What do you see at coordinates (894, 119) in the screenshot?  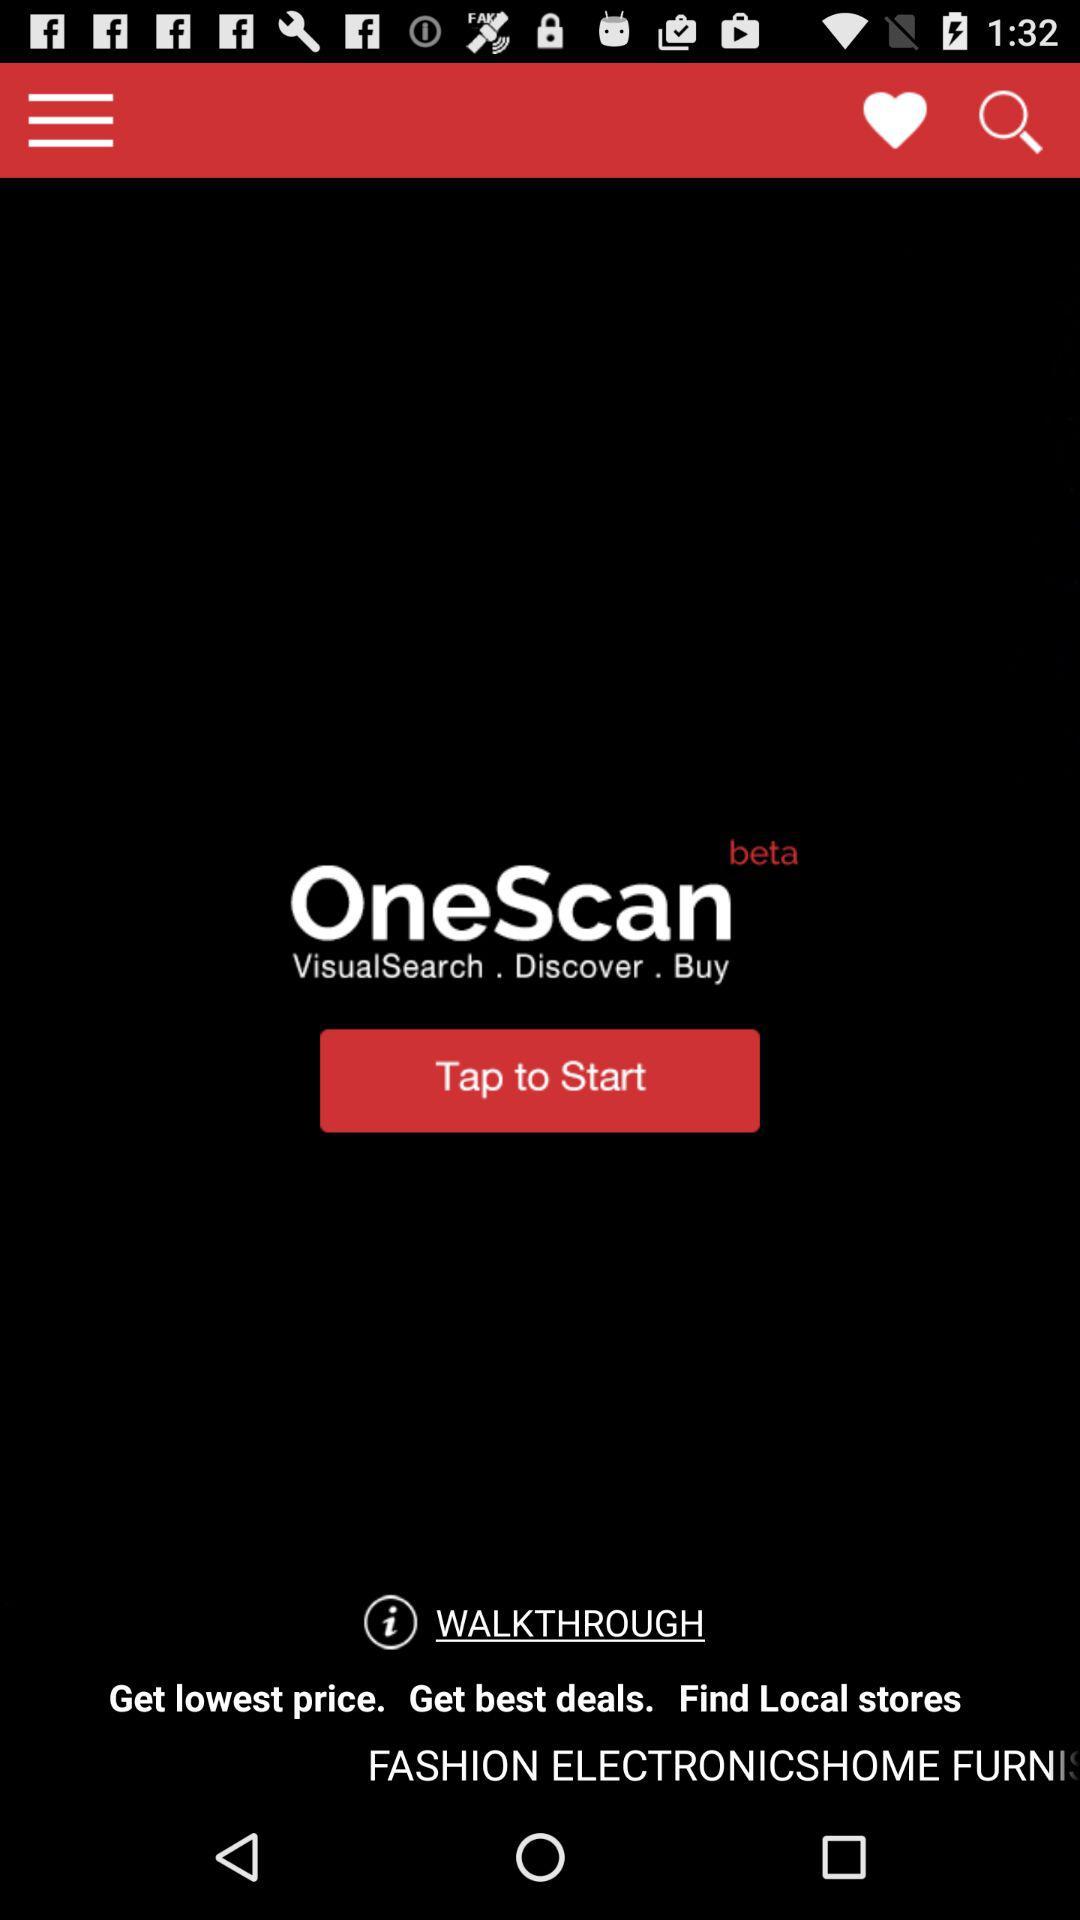 I see `image button` at bounding box center [894, 119].